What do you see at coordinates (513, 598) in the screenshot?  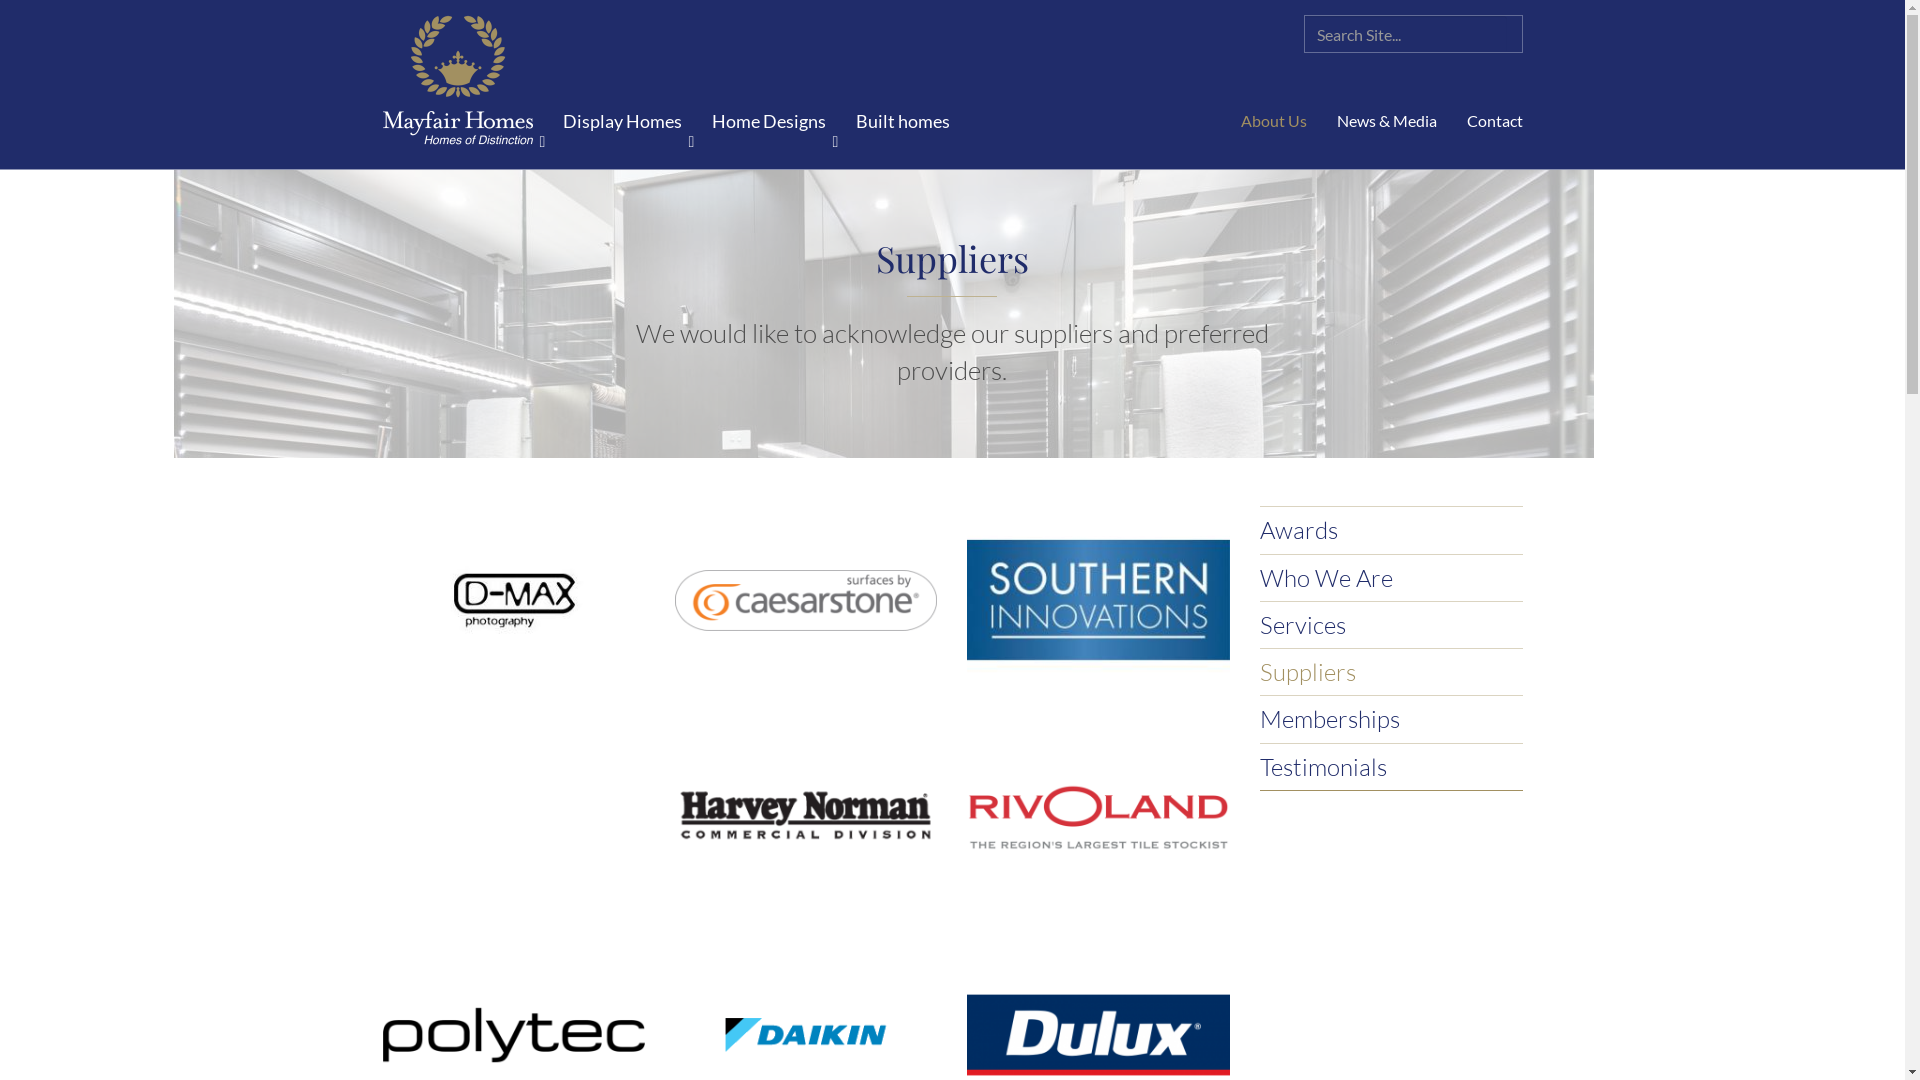 I see `'D-MAX Photography'` at bounding box center [513, 598].